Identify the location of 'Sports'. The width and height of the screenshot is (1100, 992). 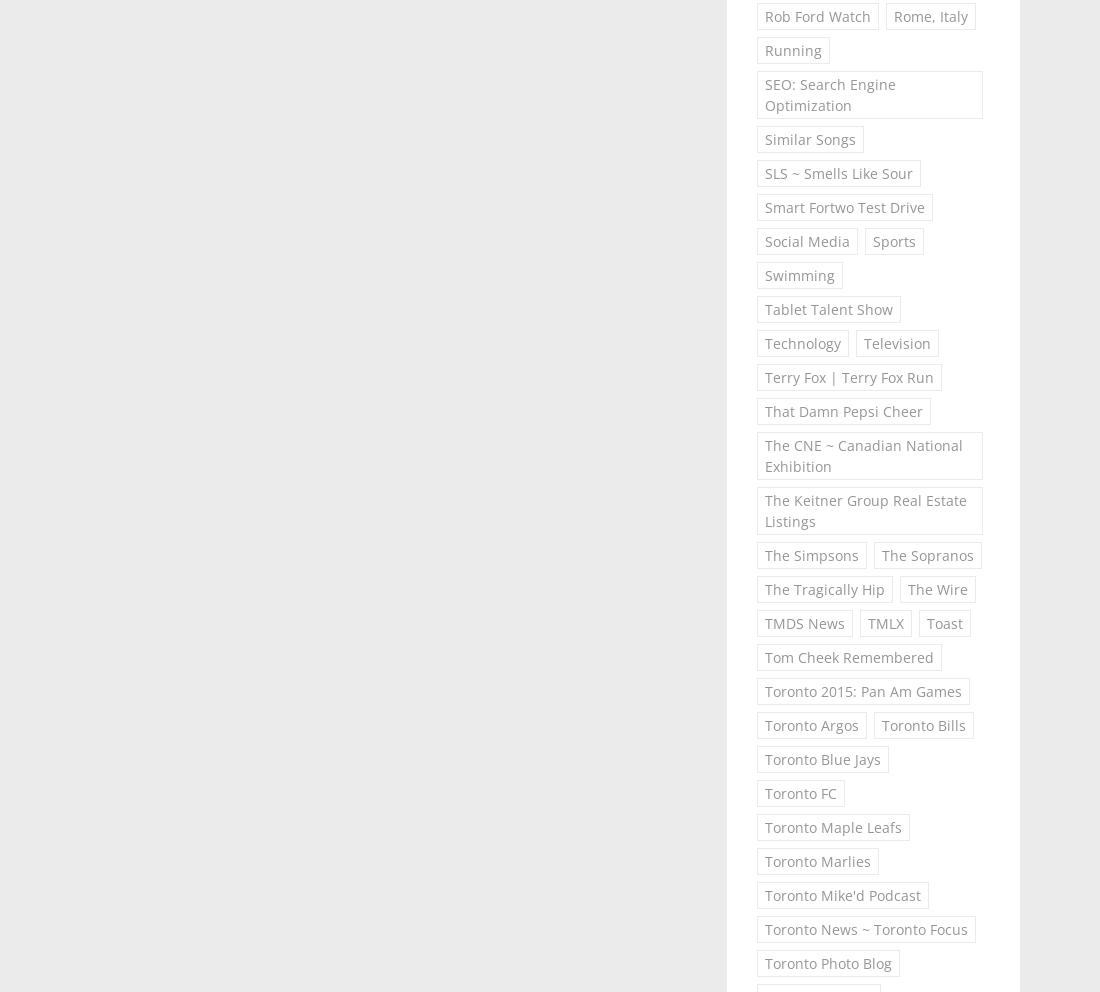
(870, 241).